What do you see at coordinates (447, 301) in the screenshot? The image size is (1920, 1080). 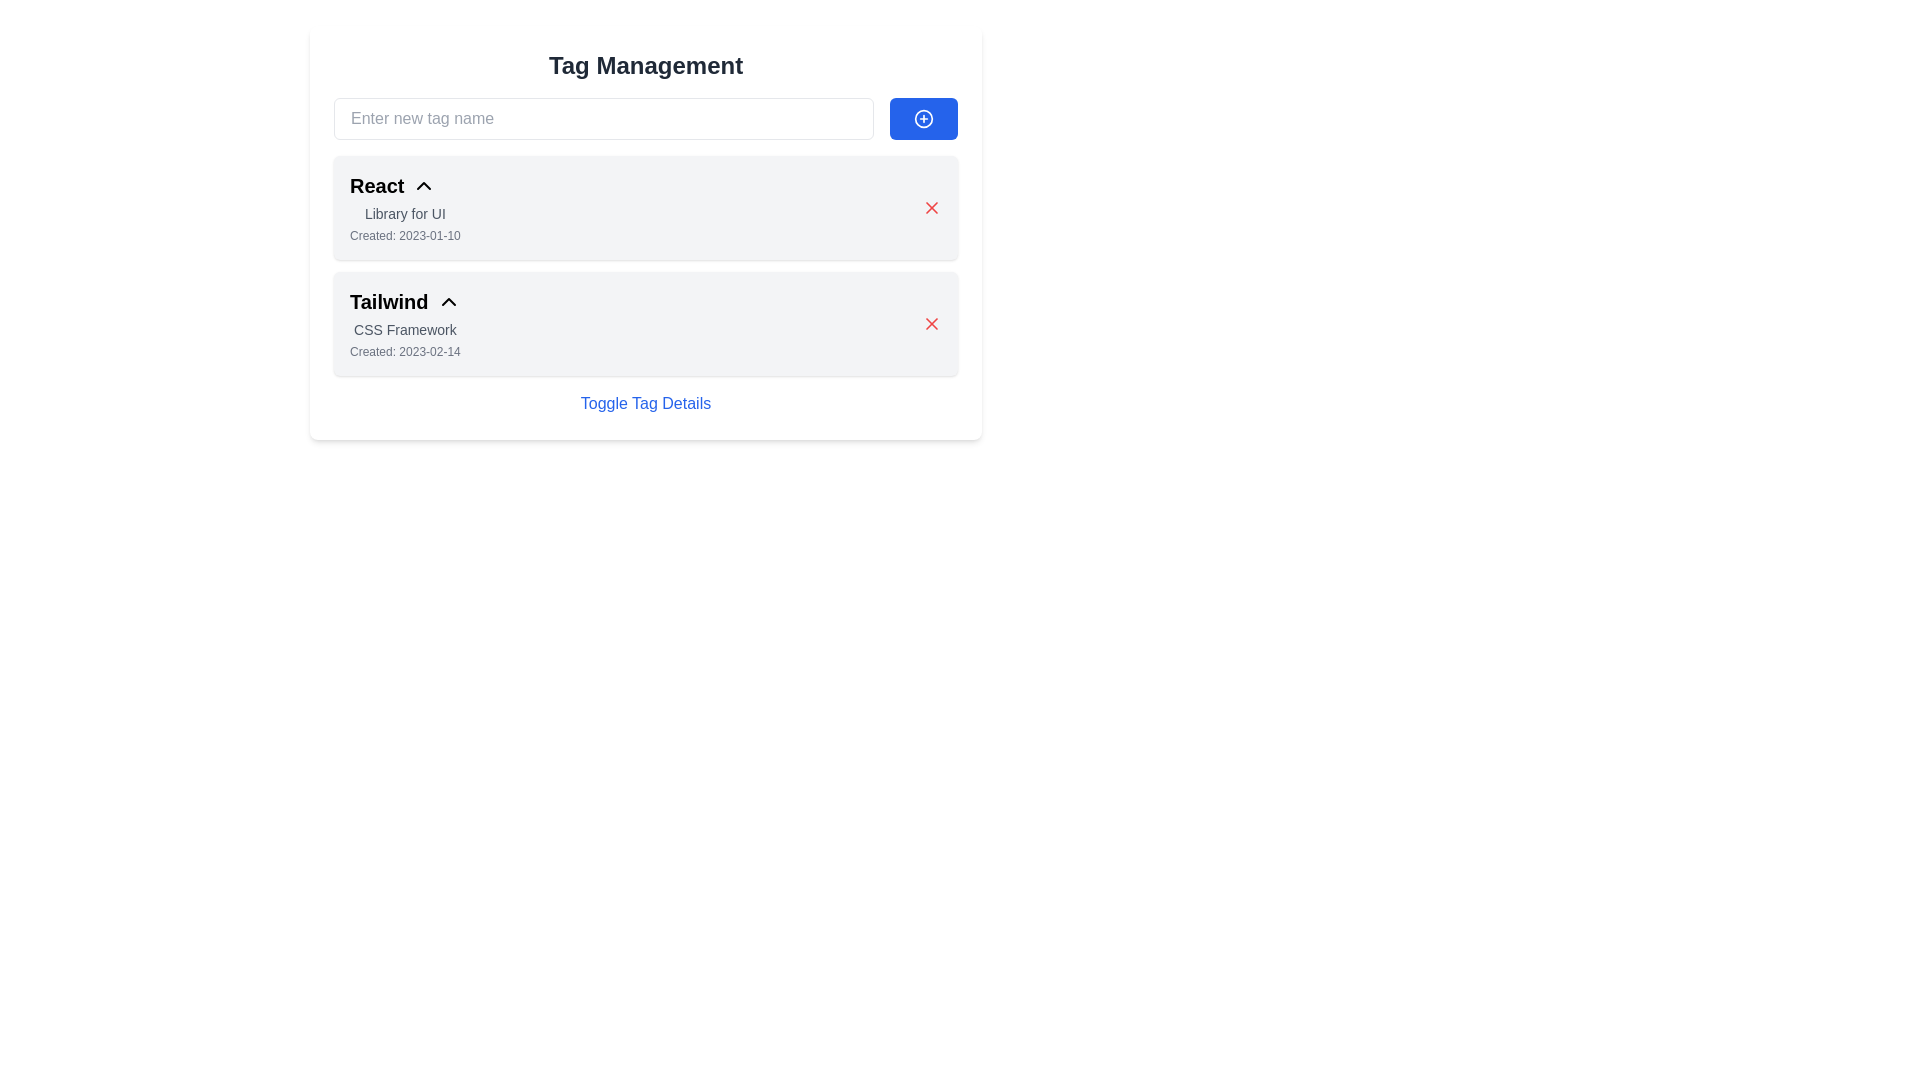 I see `the interactive button located to the right of the 'Tailwind' text` at bounding box center [447, 301].